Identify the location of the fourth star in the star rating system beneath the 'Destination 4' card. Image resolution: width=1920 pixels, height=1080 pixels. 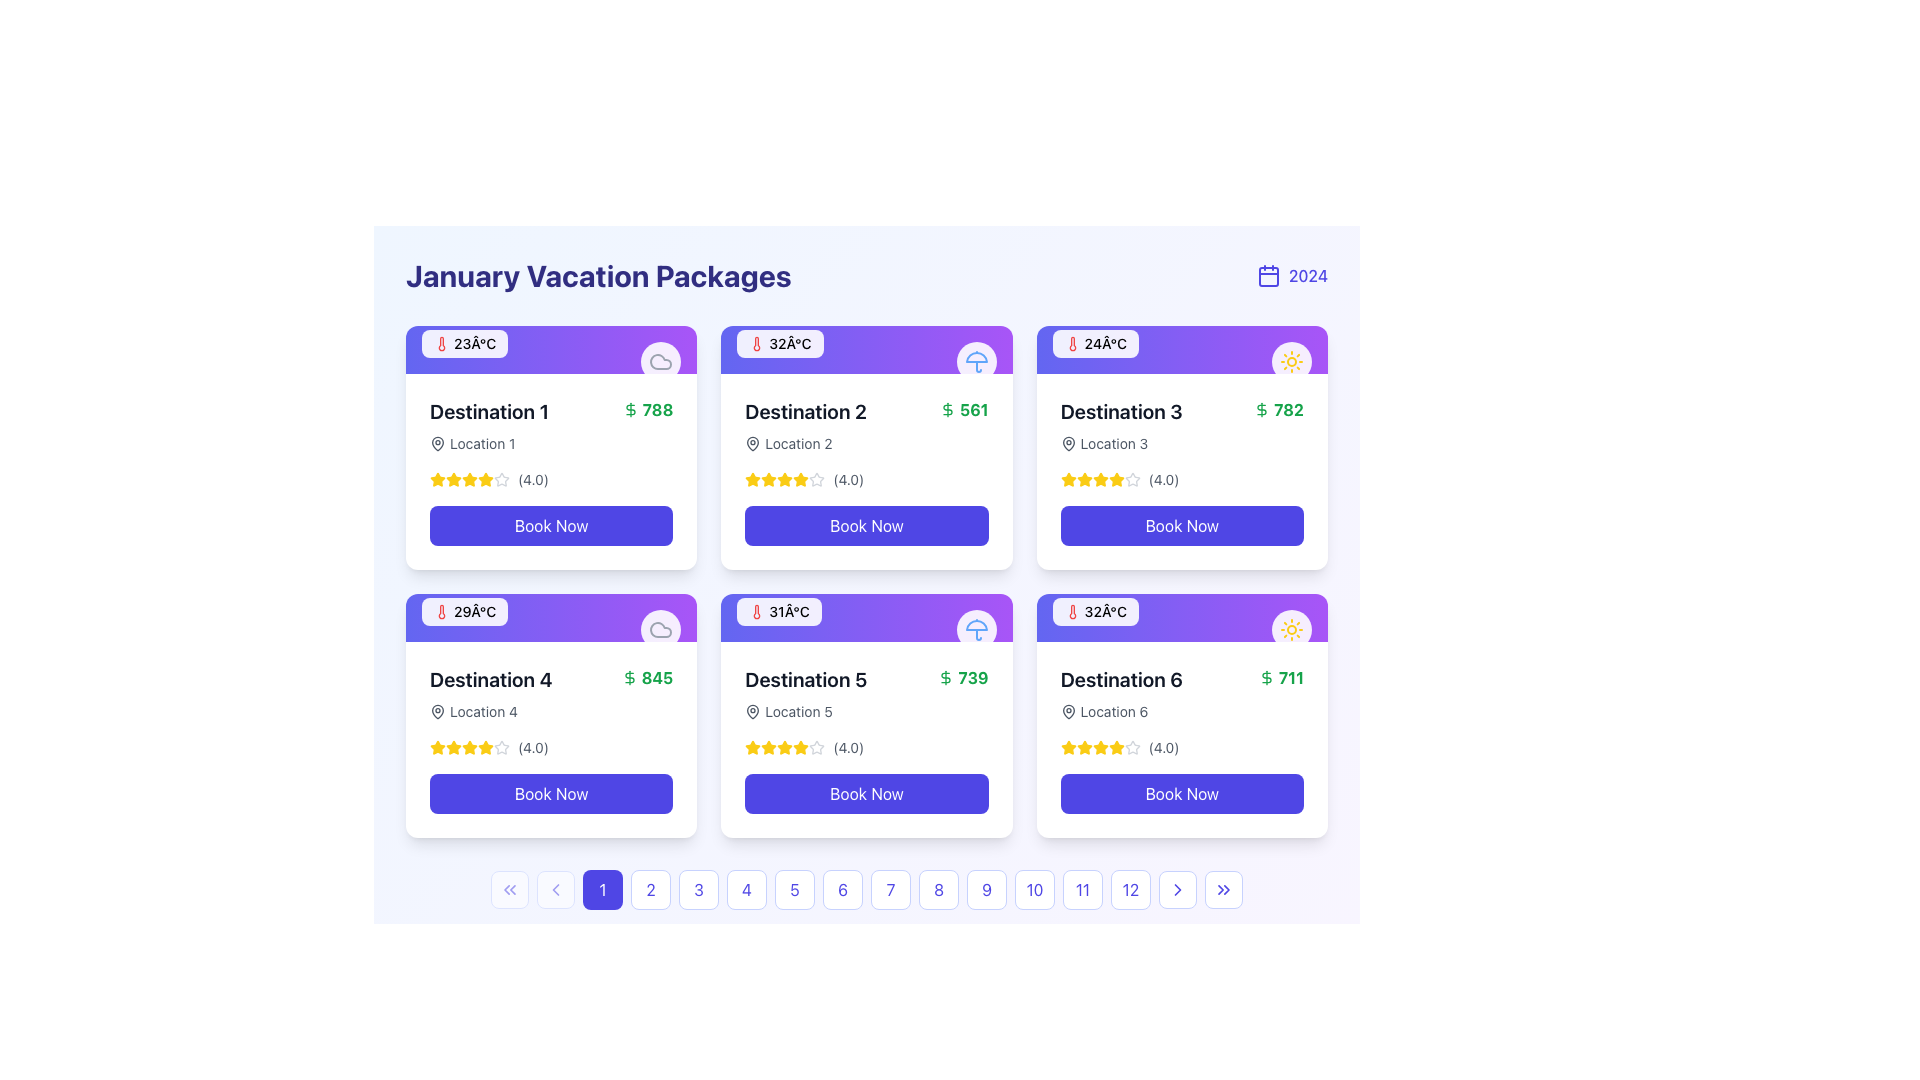
(485, 747).